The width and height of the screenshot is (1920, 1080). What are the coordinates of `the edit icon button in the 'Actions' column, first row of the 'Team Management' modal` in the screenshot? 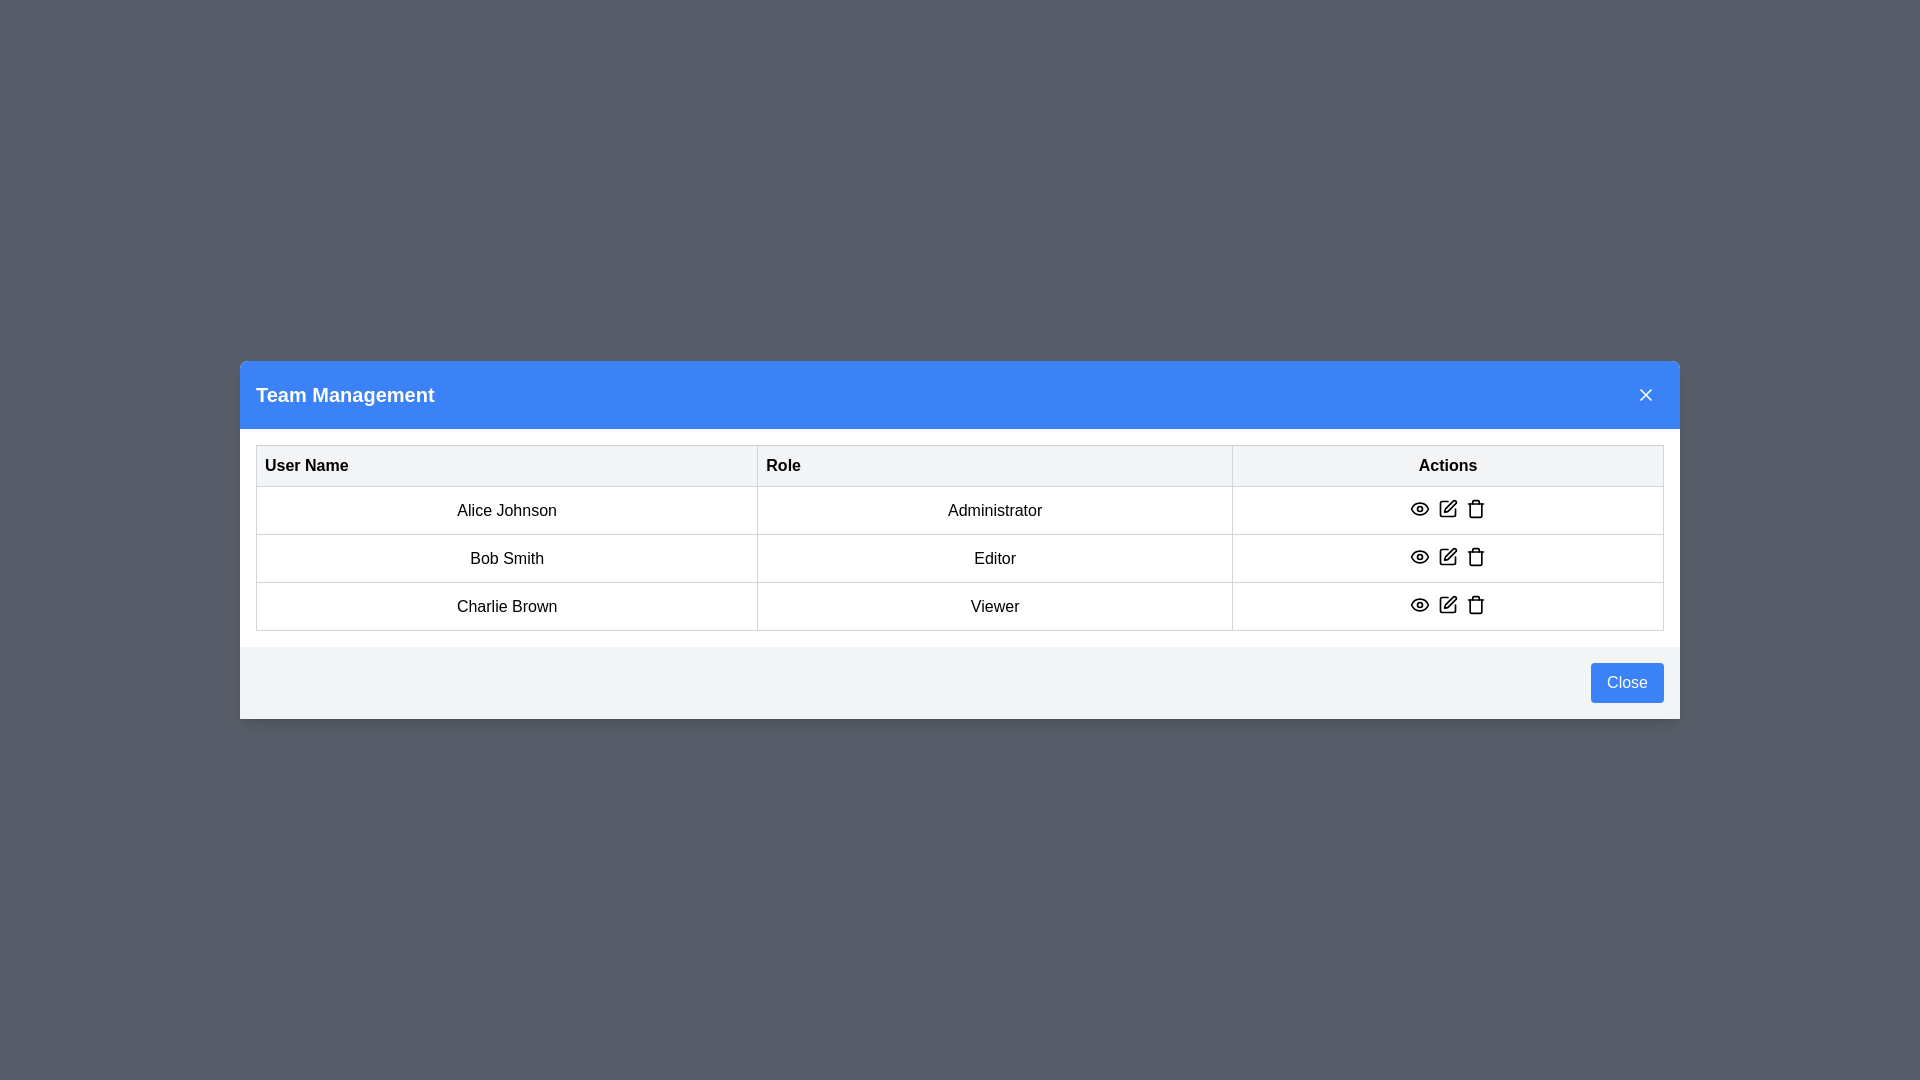 It's located at (1448, 508).